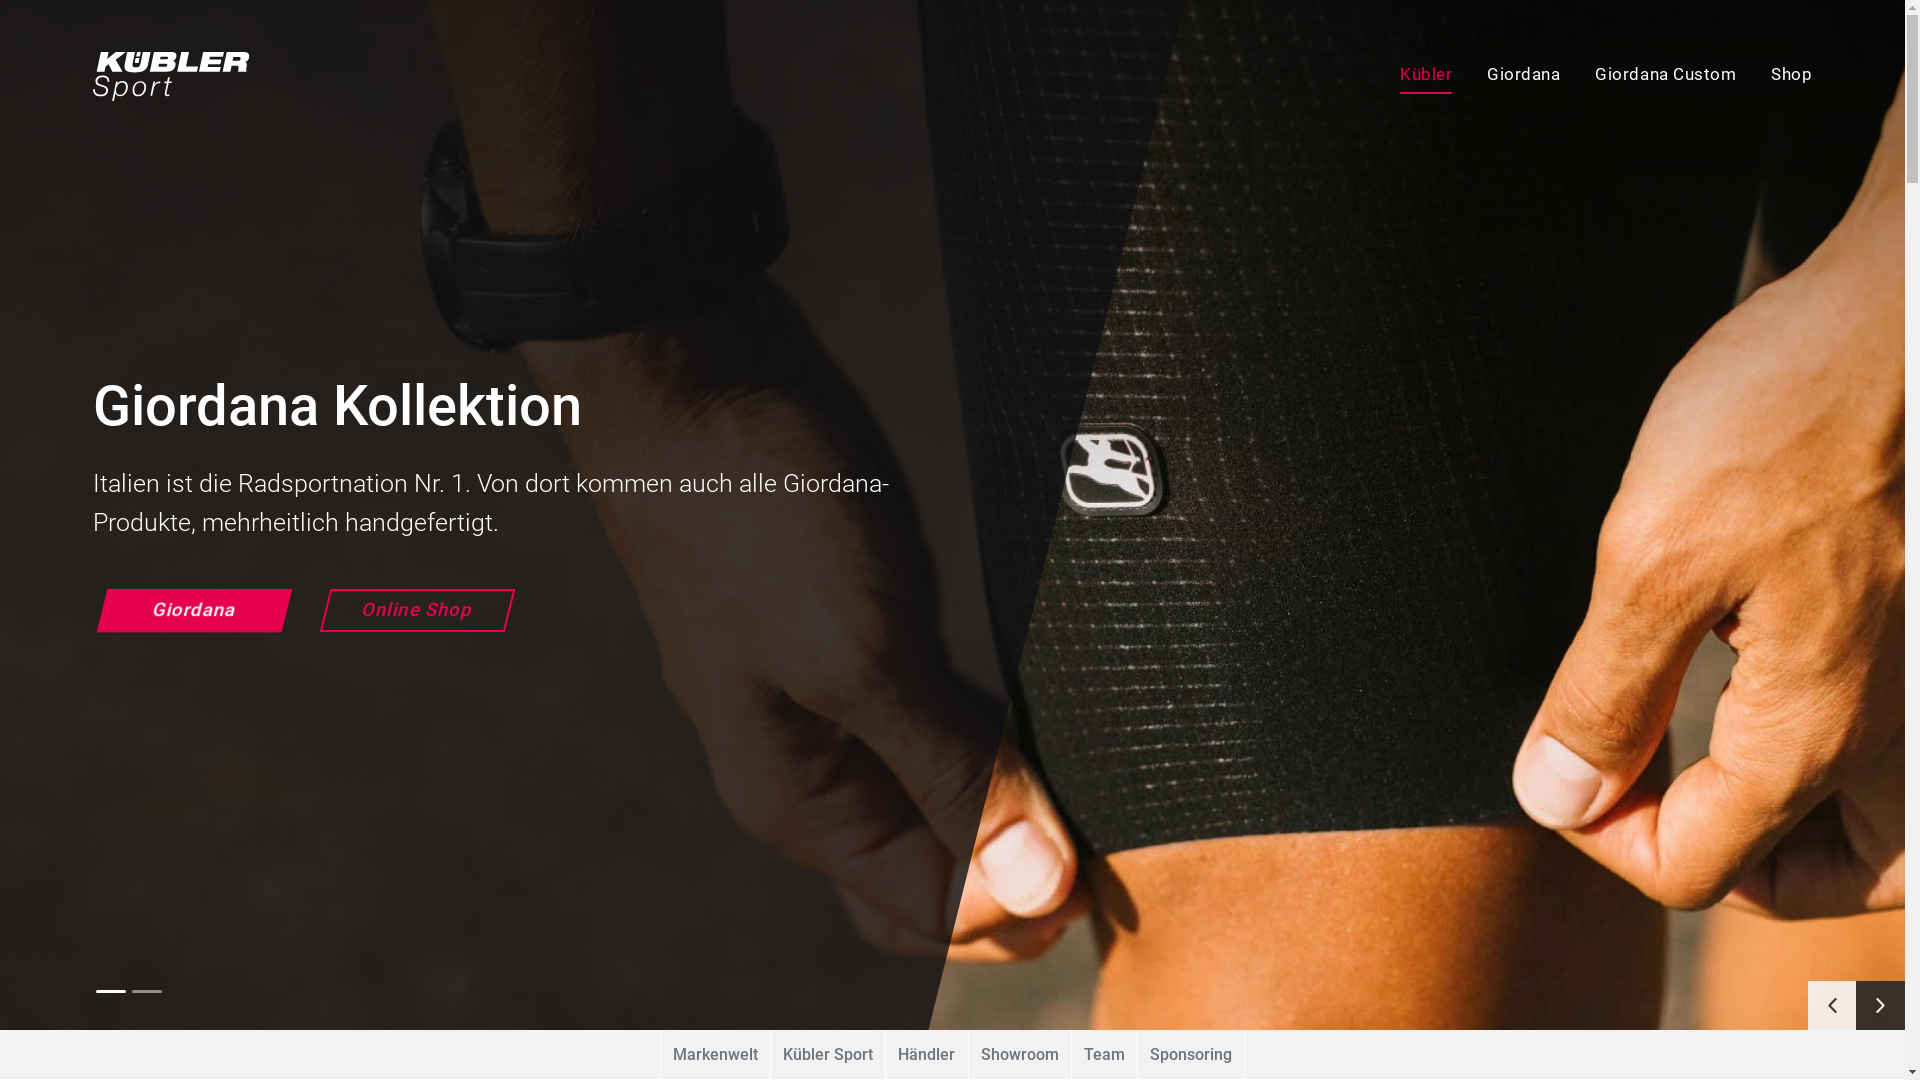  What do you see at coordinates (1879, 1005) in the screenshot?
I see `'Next'` at bounding box center [1879, 1005].